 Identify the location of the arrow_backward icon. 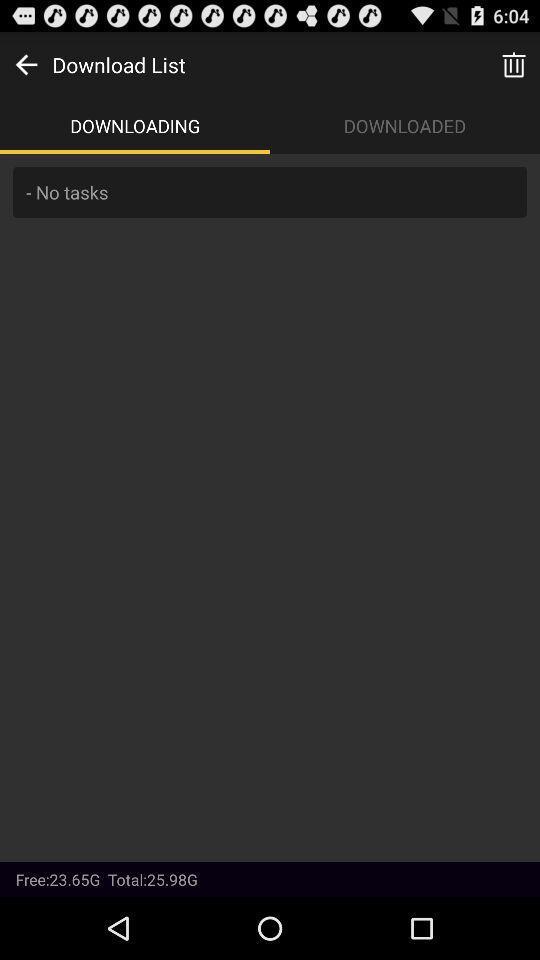
(25, 69).